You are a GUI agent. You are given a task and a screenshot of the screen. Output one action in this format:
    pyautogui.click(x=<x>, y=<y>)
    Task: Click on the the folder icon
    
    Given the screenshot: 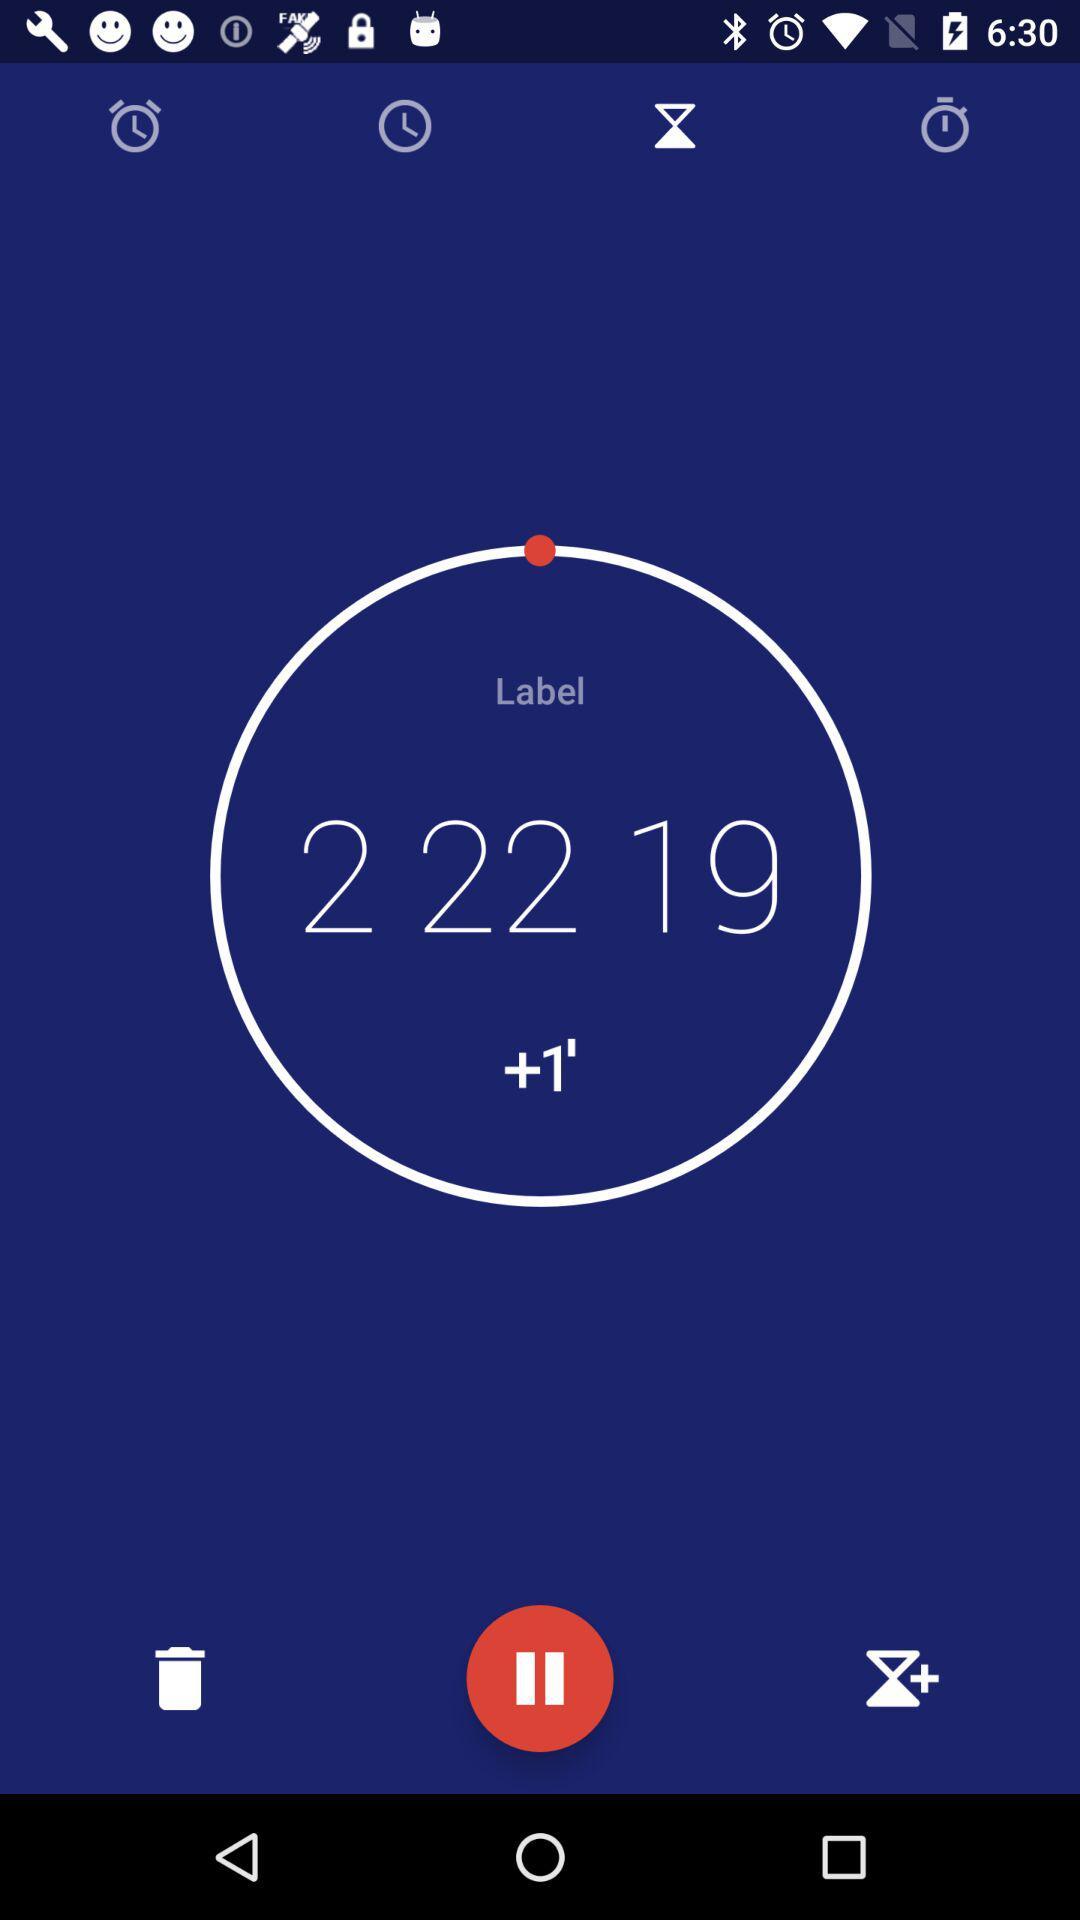 What is the action you would take?
    pyautogui.click(x=180, y=1678)
    